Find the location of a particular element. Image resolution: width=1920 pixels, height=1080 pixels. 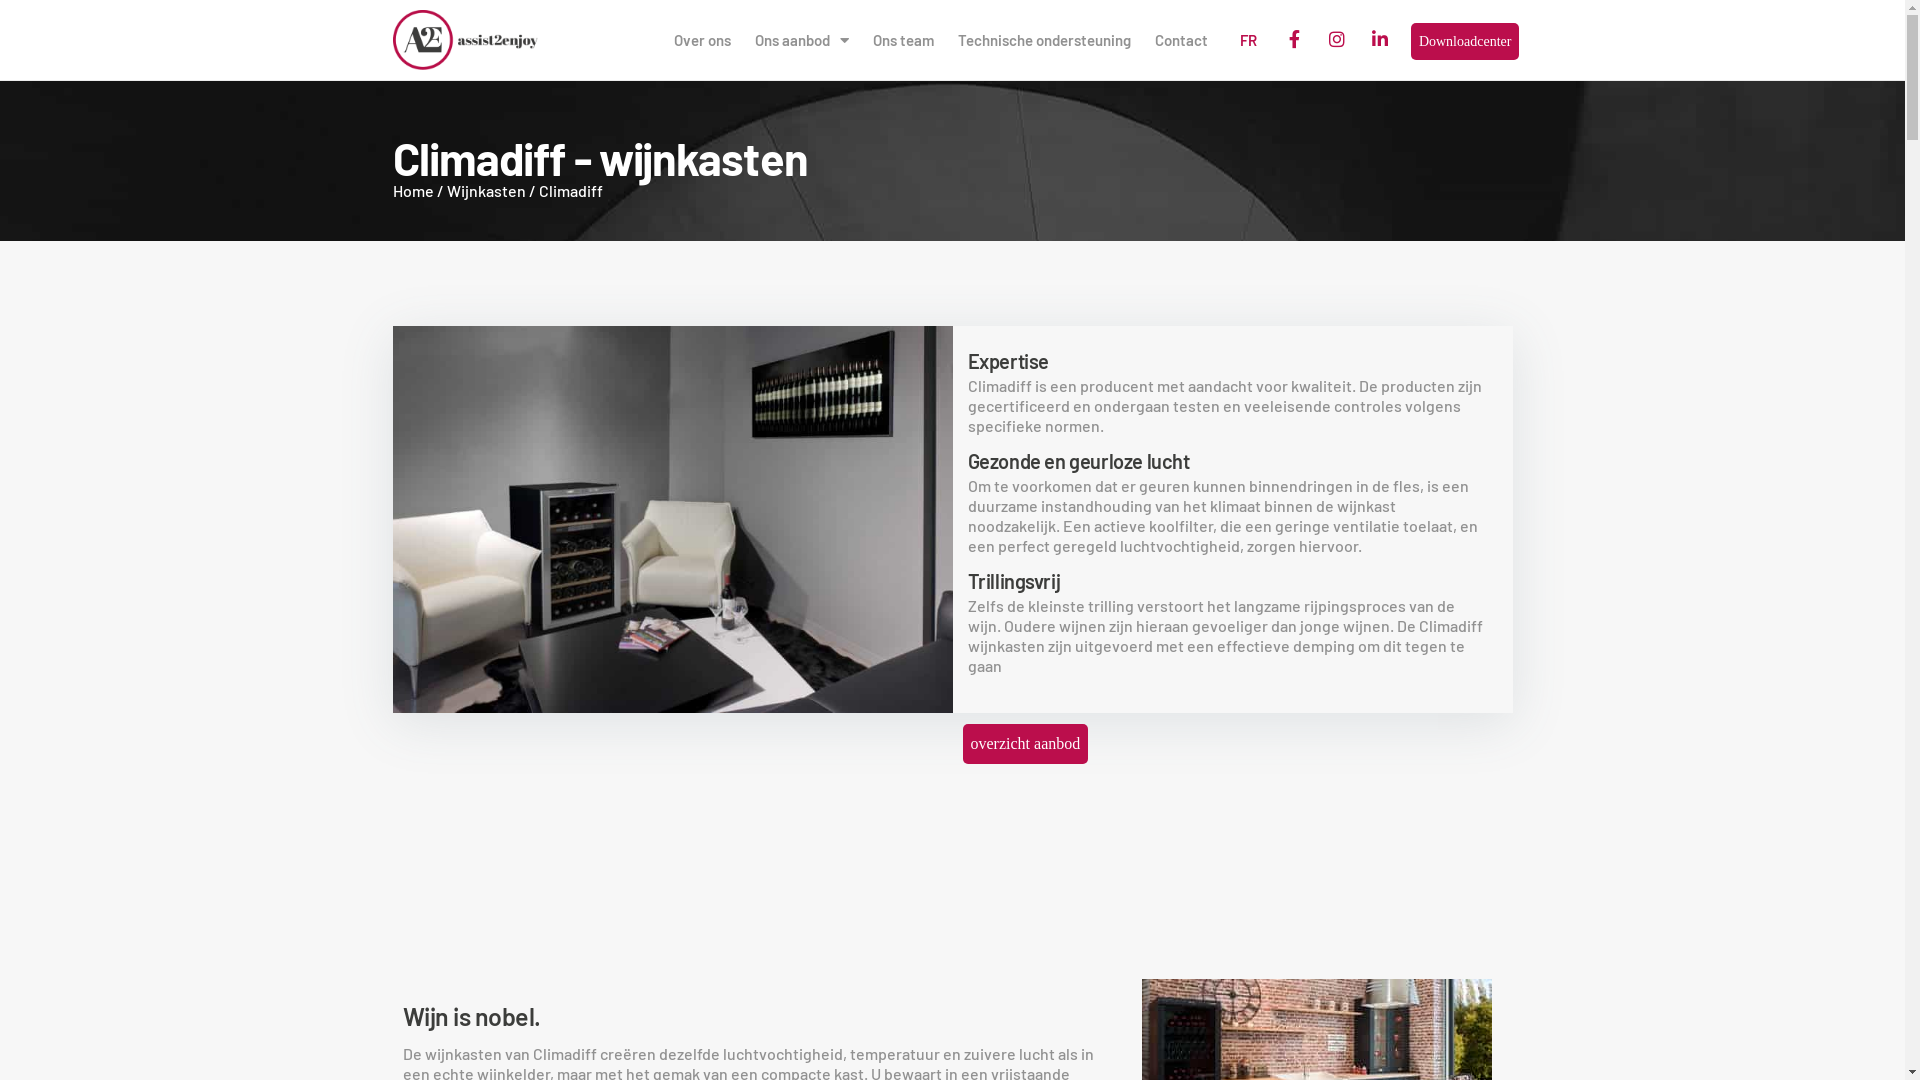

'overzicht aanbod' is located at coordinates (1025, 744).